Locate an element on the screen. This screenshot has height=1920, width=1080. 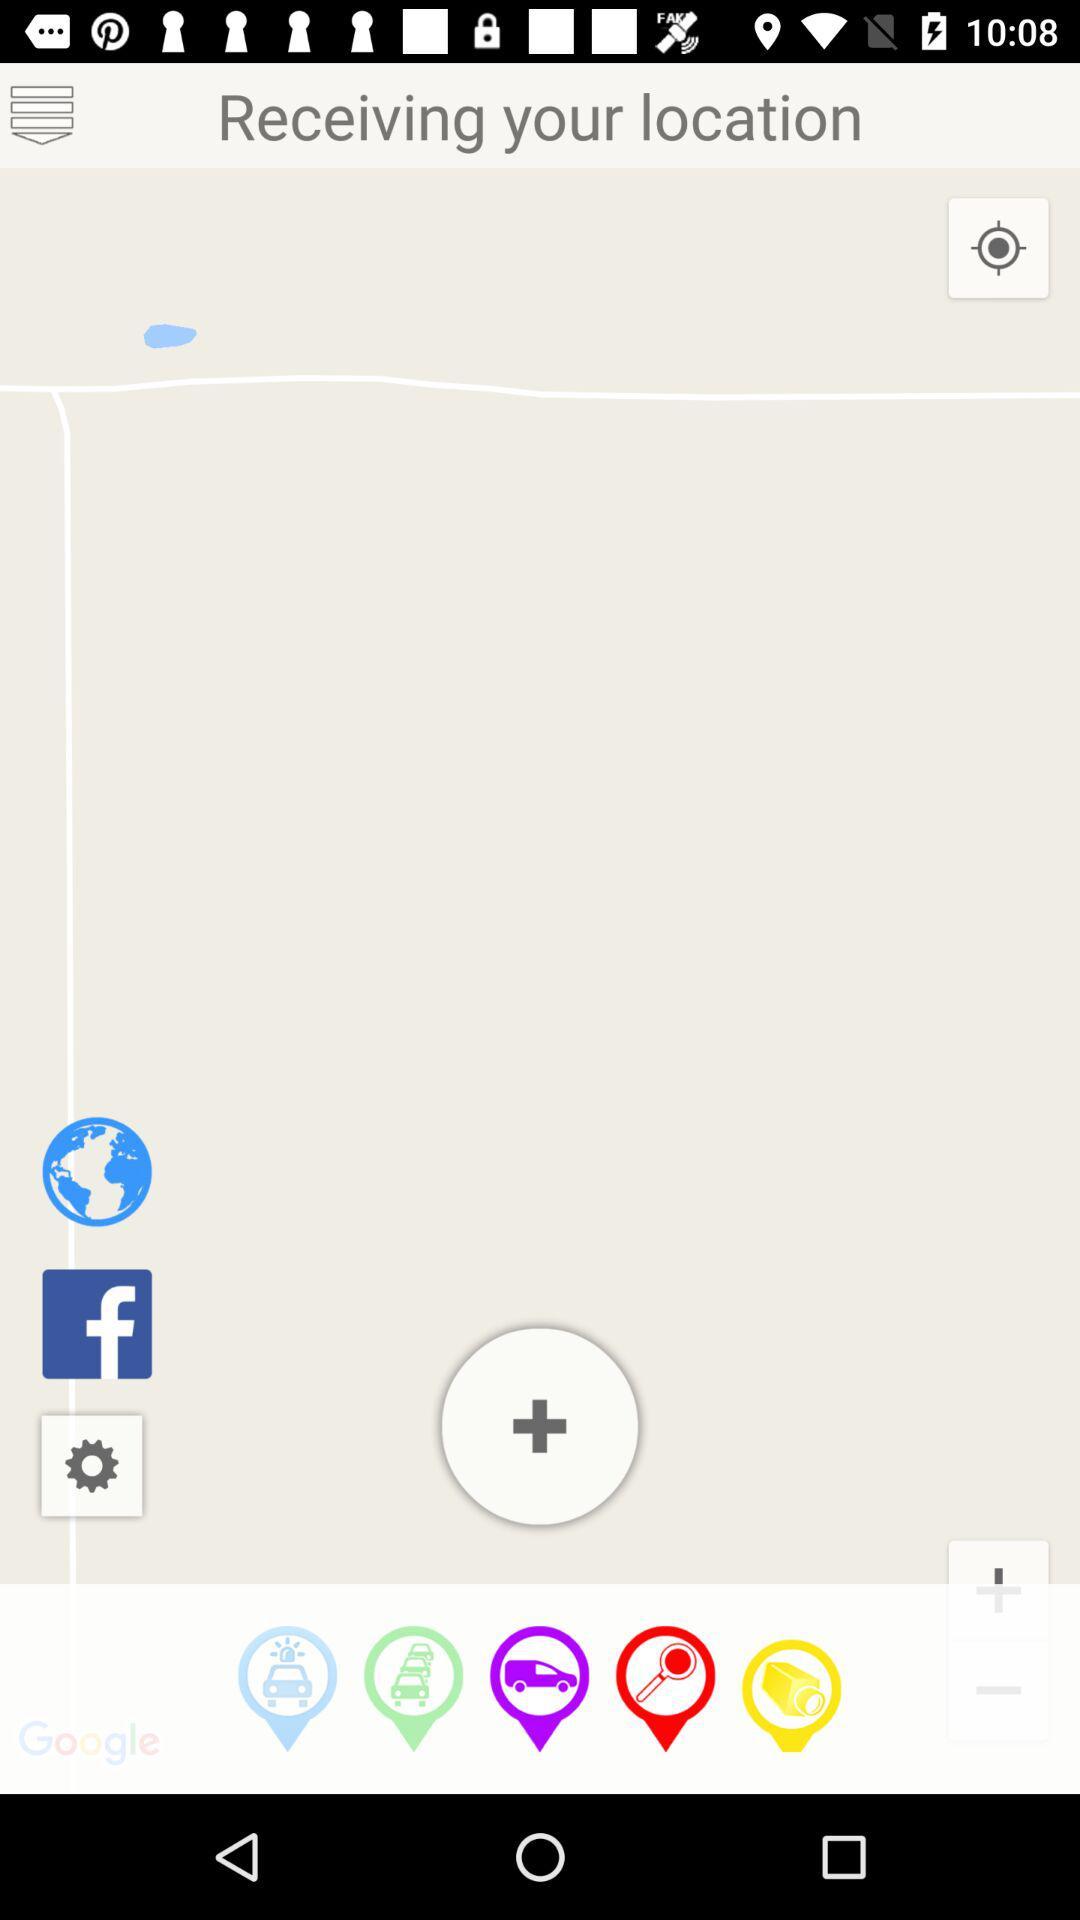
driving directions is located at coordinates (288, 1688).